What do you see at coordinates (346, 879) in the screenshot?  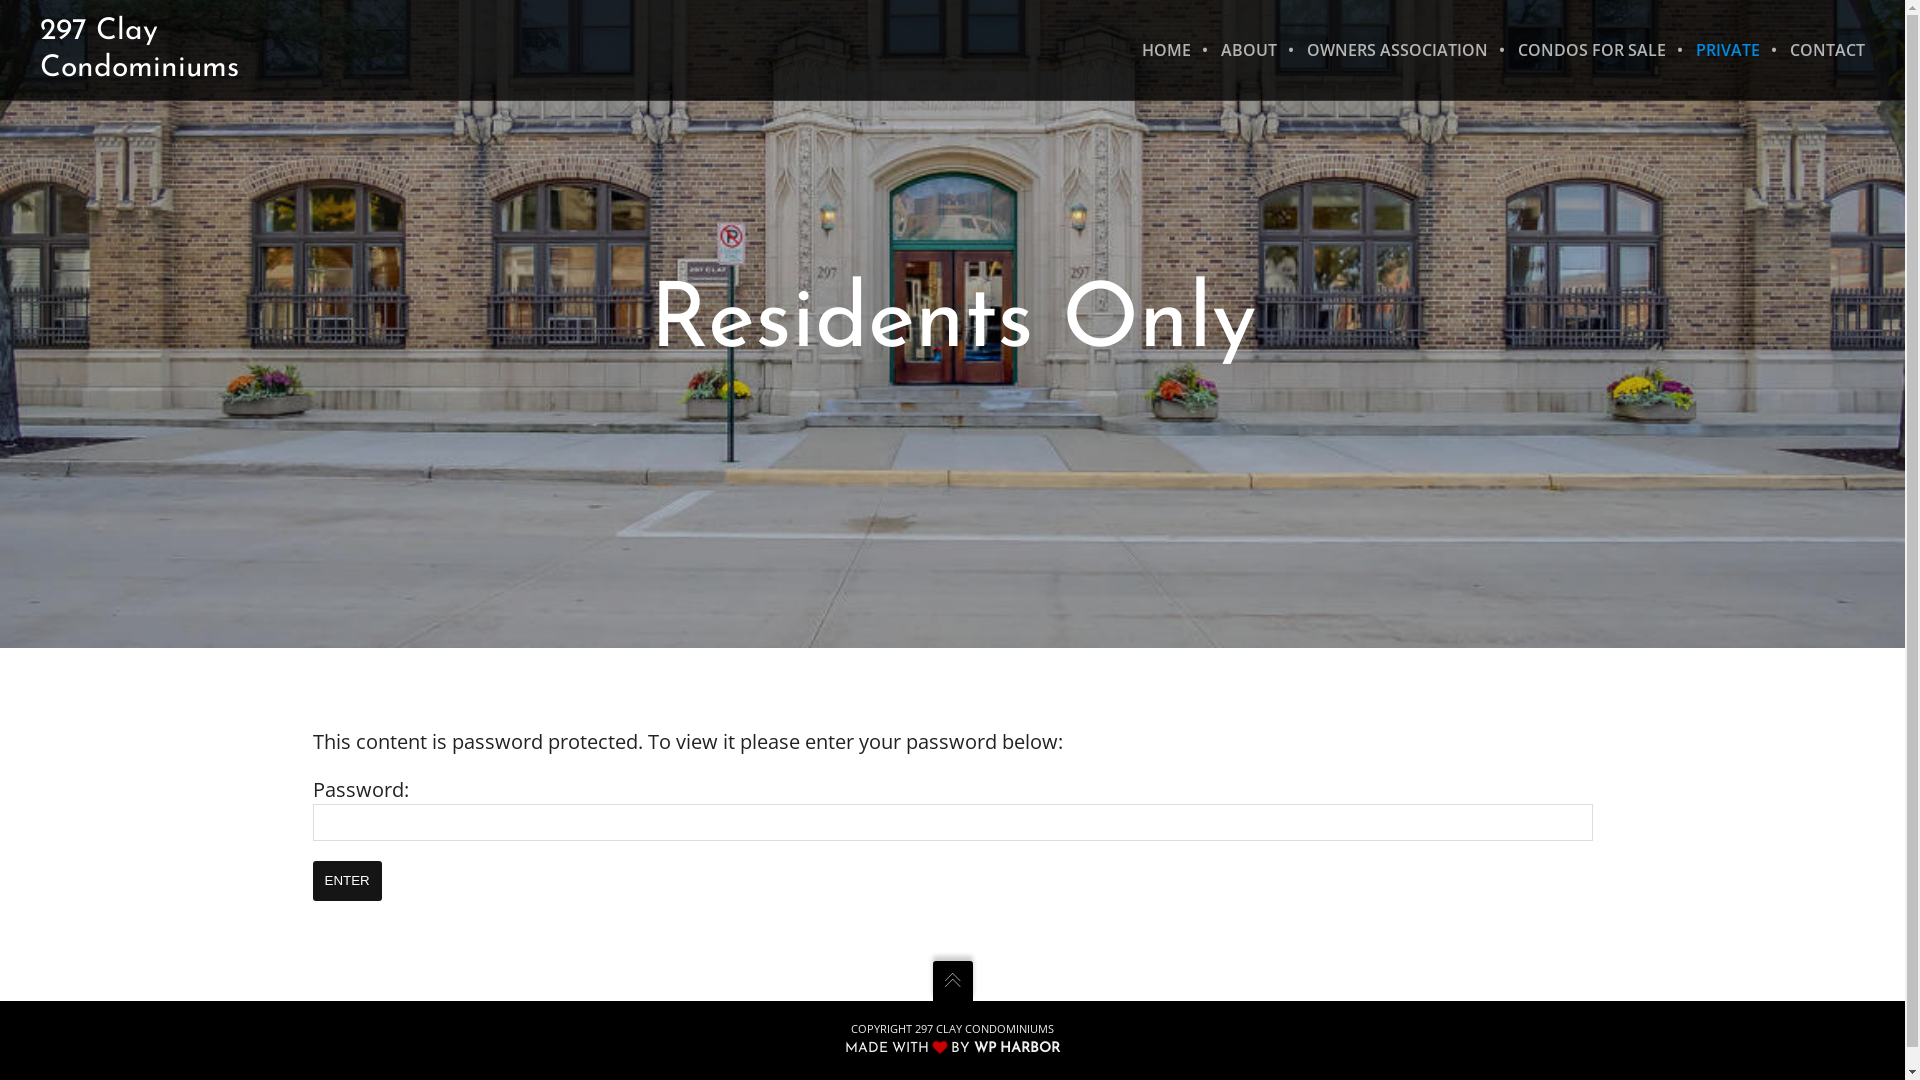 I see `'Enter'` at bounding box center [346, 879].